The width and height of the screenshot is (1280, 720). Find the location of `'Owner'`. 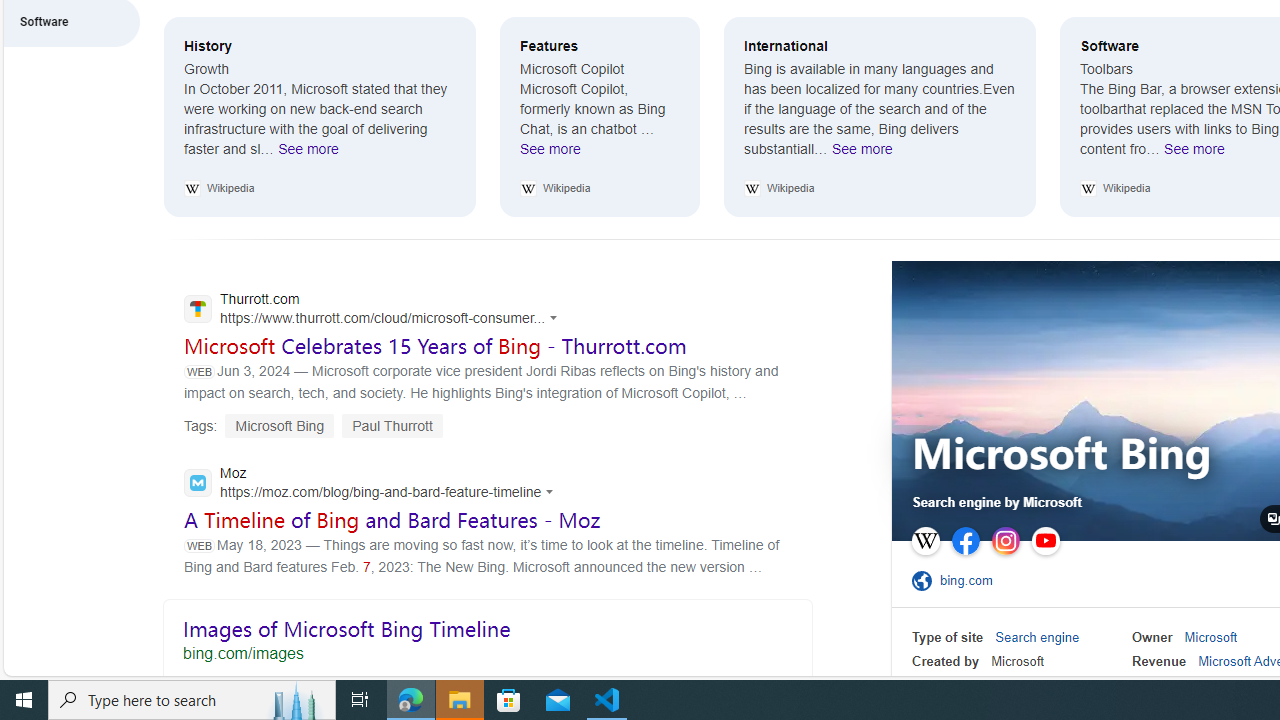

'Owner' is located at coordinates (1152, 637).